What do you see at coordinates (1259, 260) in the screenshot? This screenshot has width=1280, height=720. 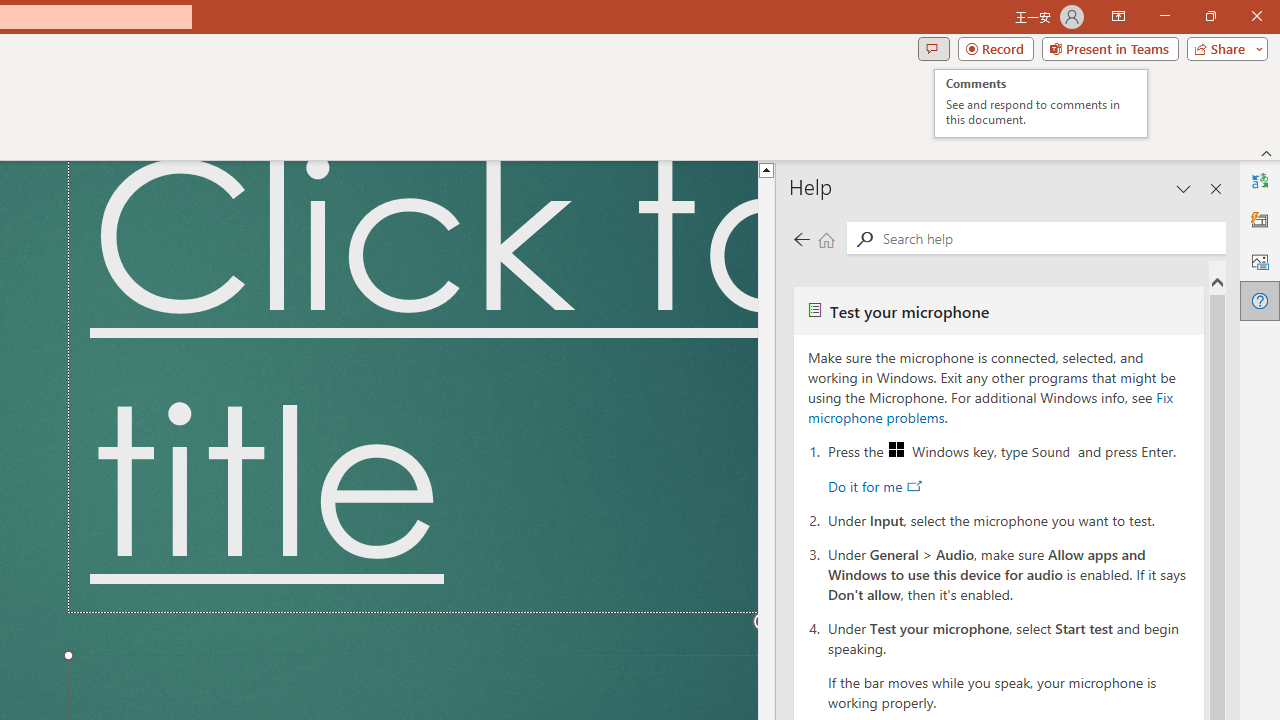 I see `'Alt Text'` at bounding box center [1259, 260].